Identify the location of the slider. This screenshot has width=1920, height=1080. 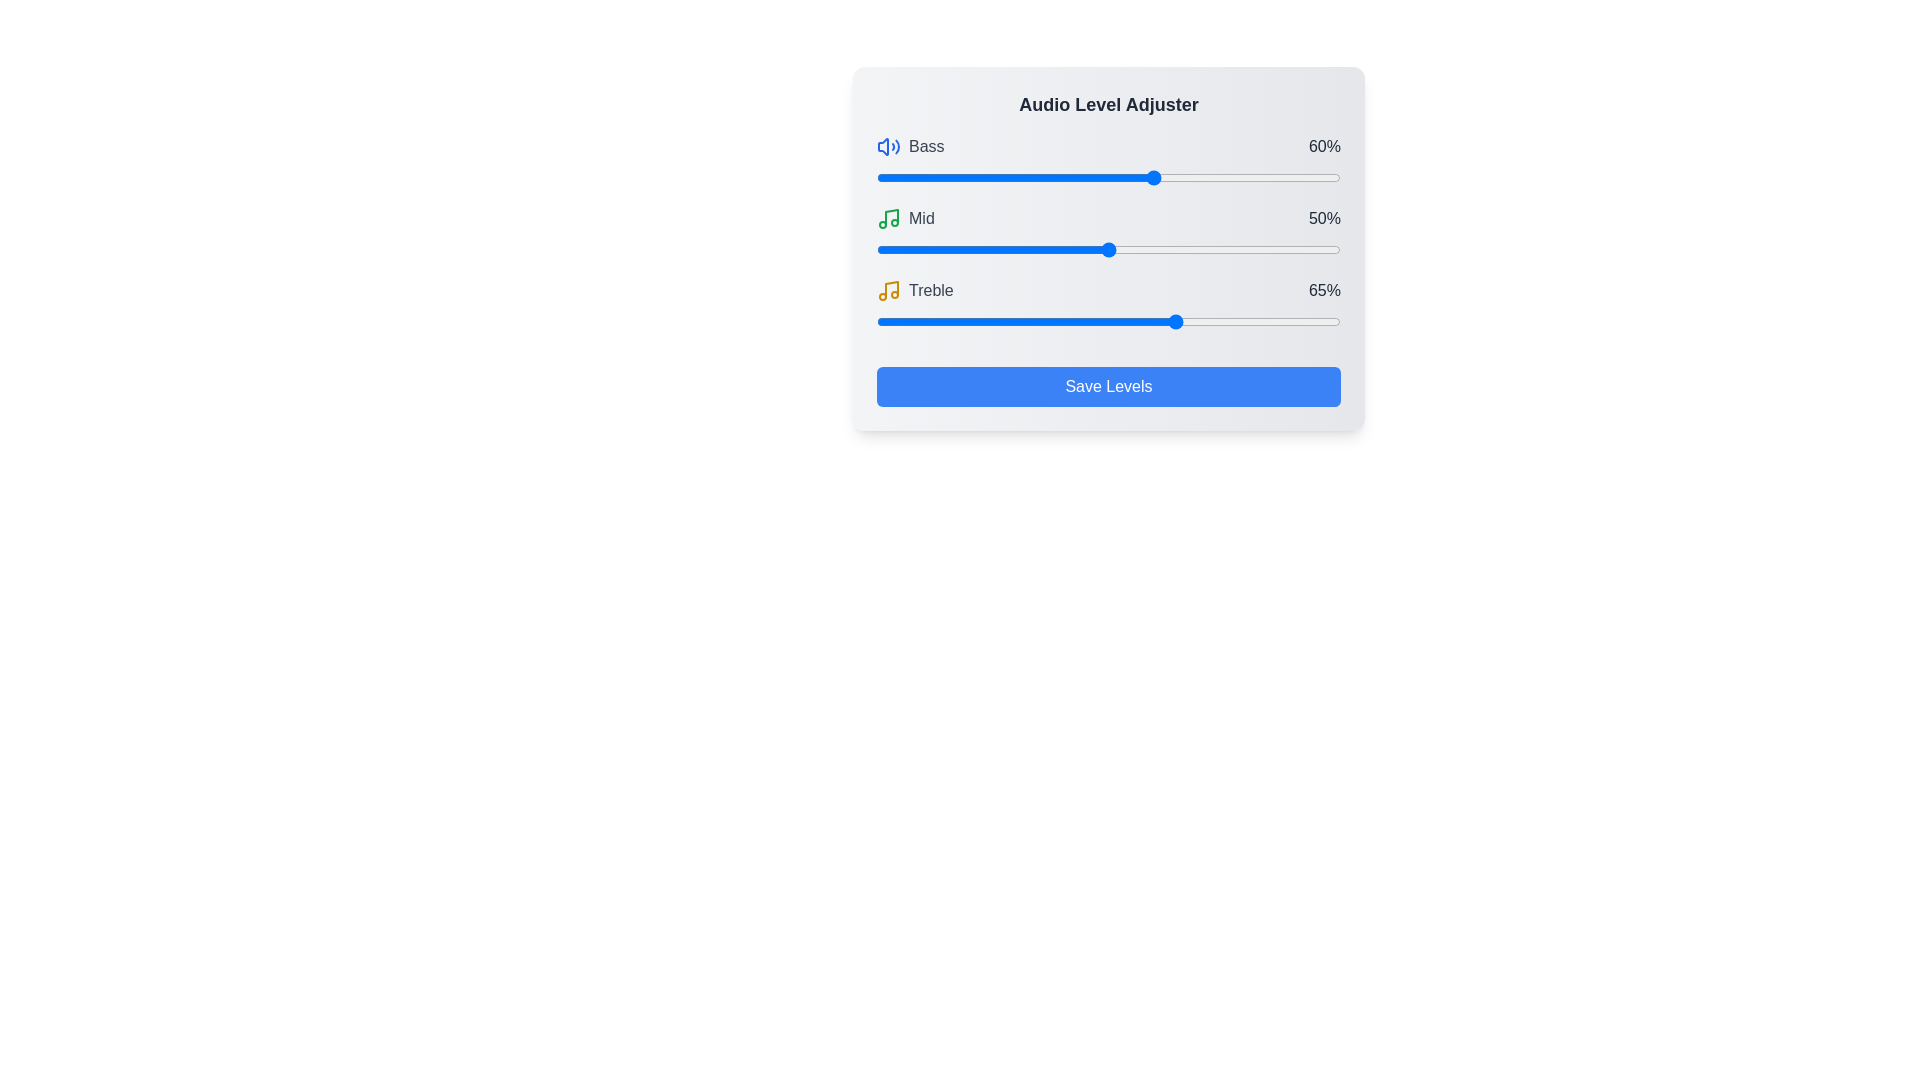
(969, 320).